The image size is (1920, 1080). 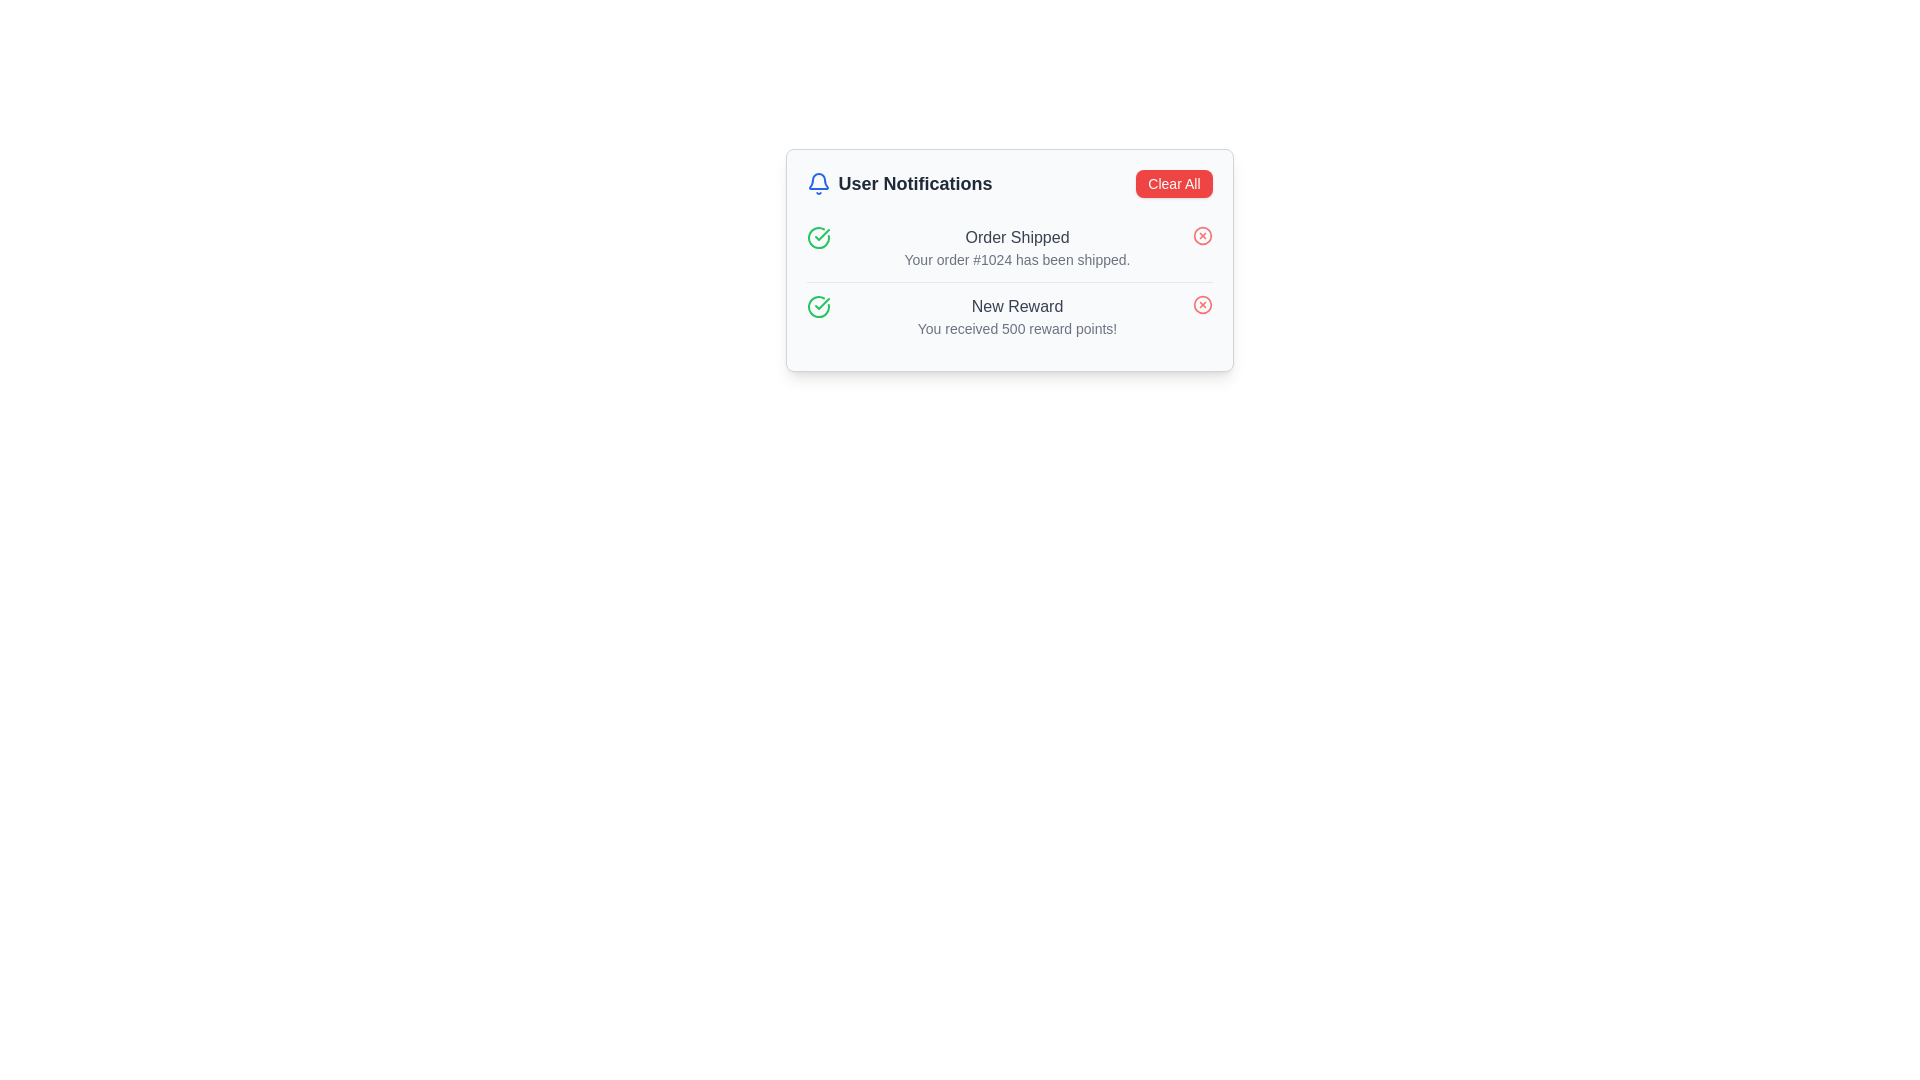 I want to click on the interactive items inside the Notification list, which includes notifications such as 'Order Shipped' and 'New Reward' with corresponding icons and descriptions, so click(x=1009, y=282).